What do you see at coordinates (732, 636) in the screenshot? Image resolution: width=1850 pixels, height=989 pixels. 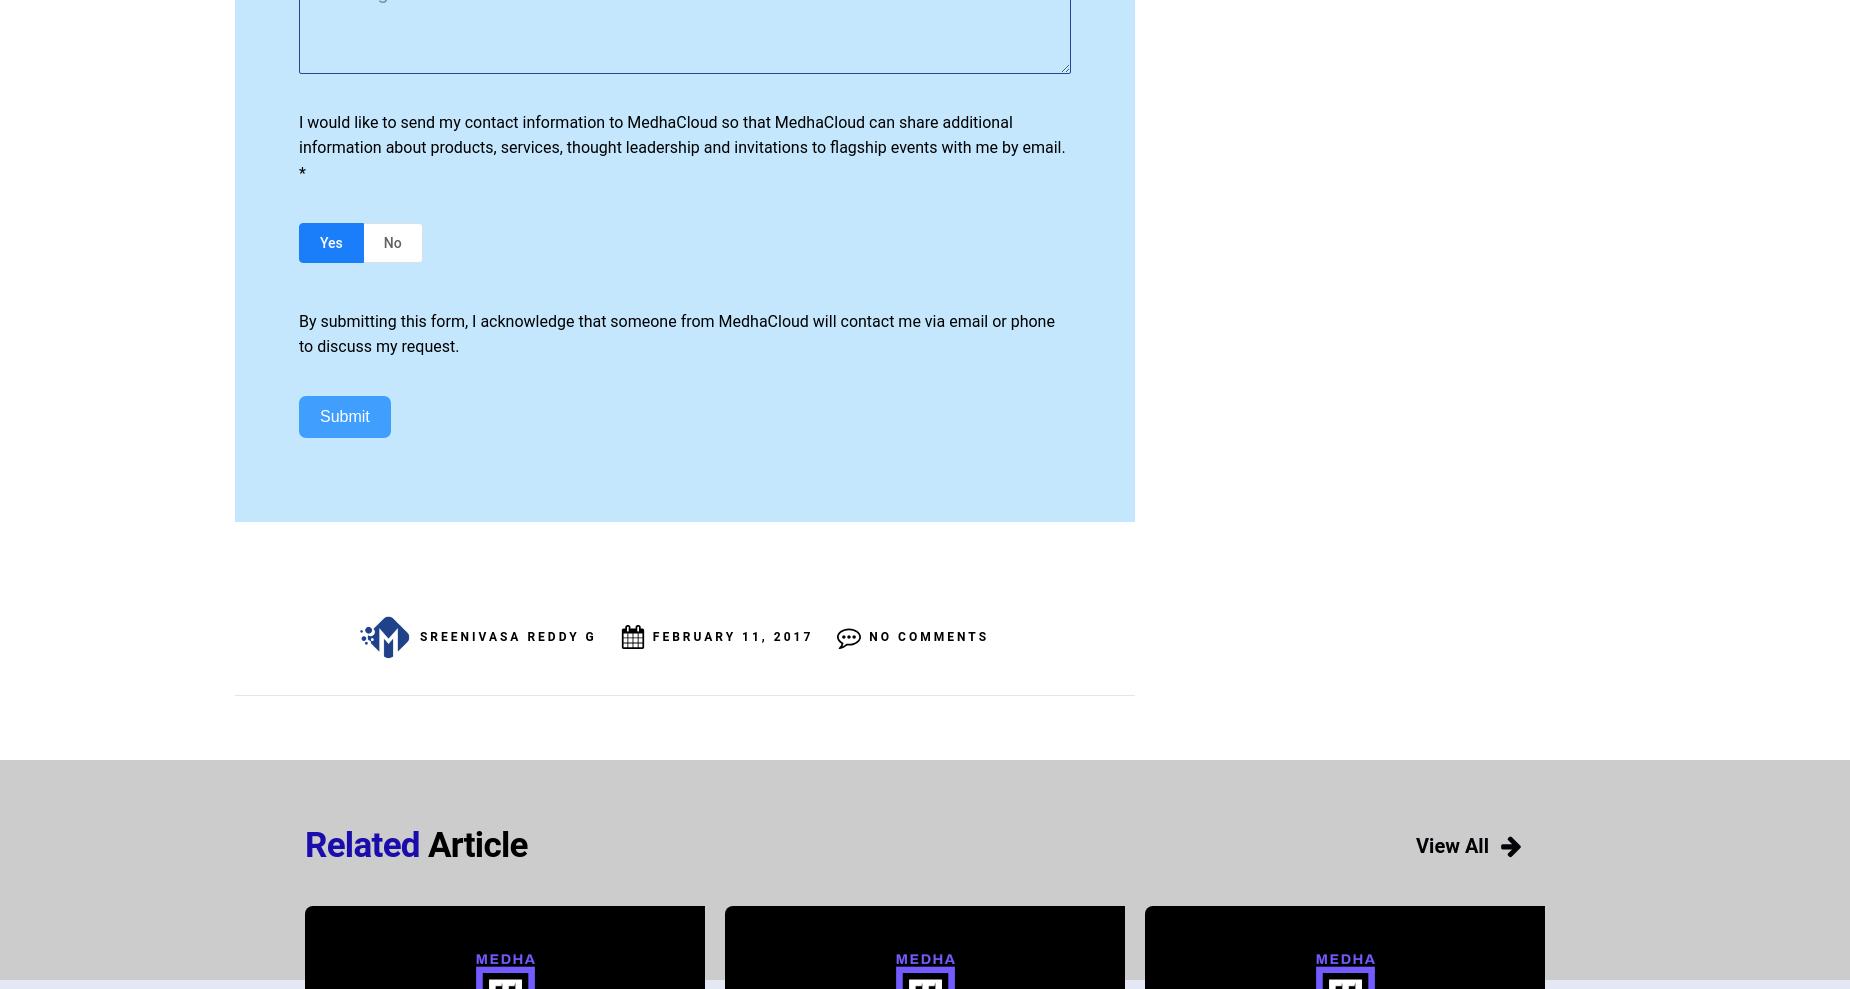 I see `'February 11, 2017'` at bounding box center [732, 636].